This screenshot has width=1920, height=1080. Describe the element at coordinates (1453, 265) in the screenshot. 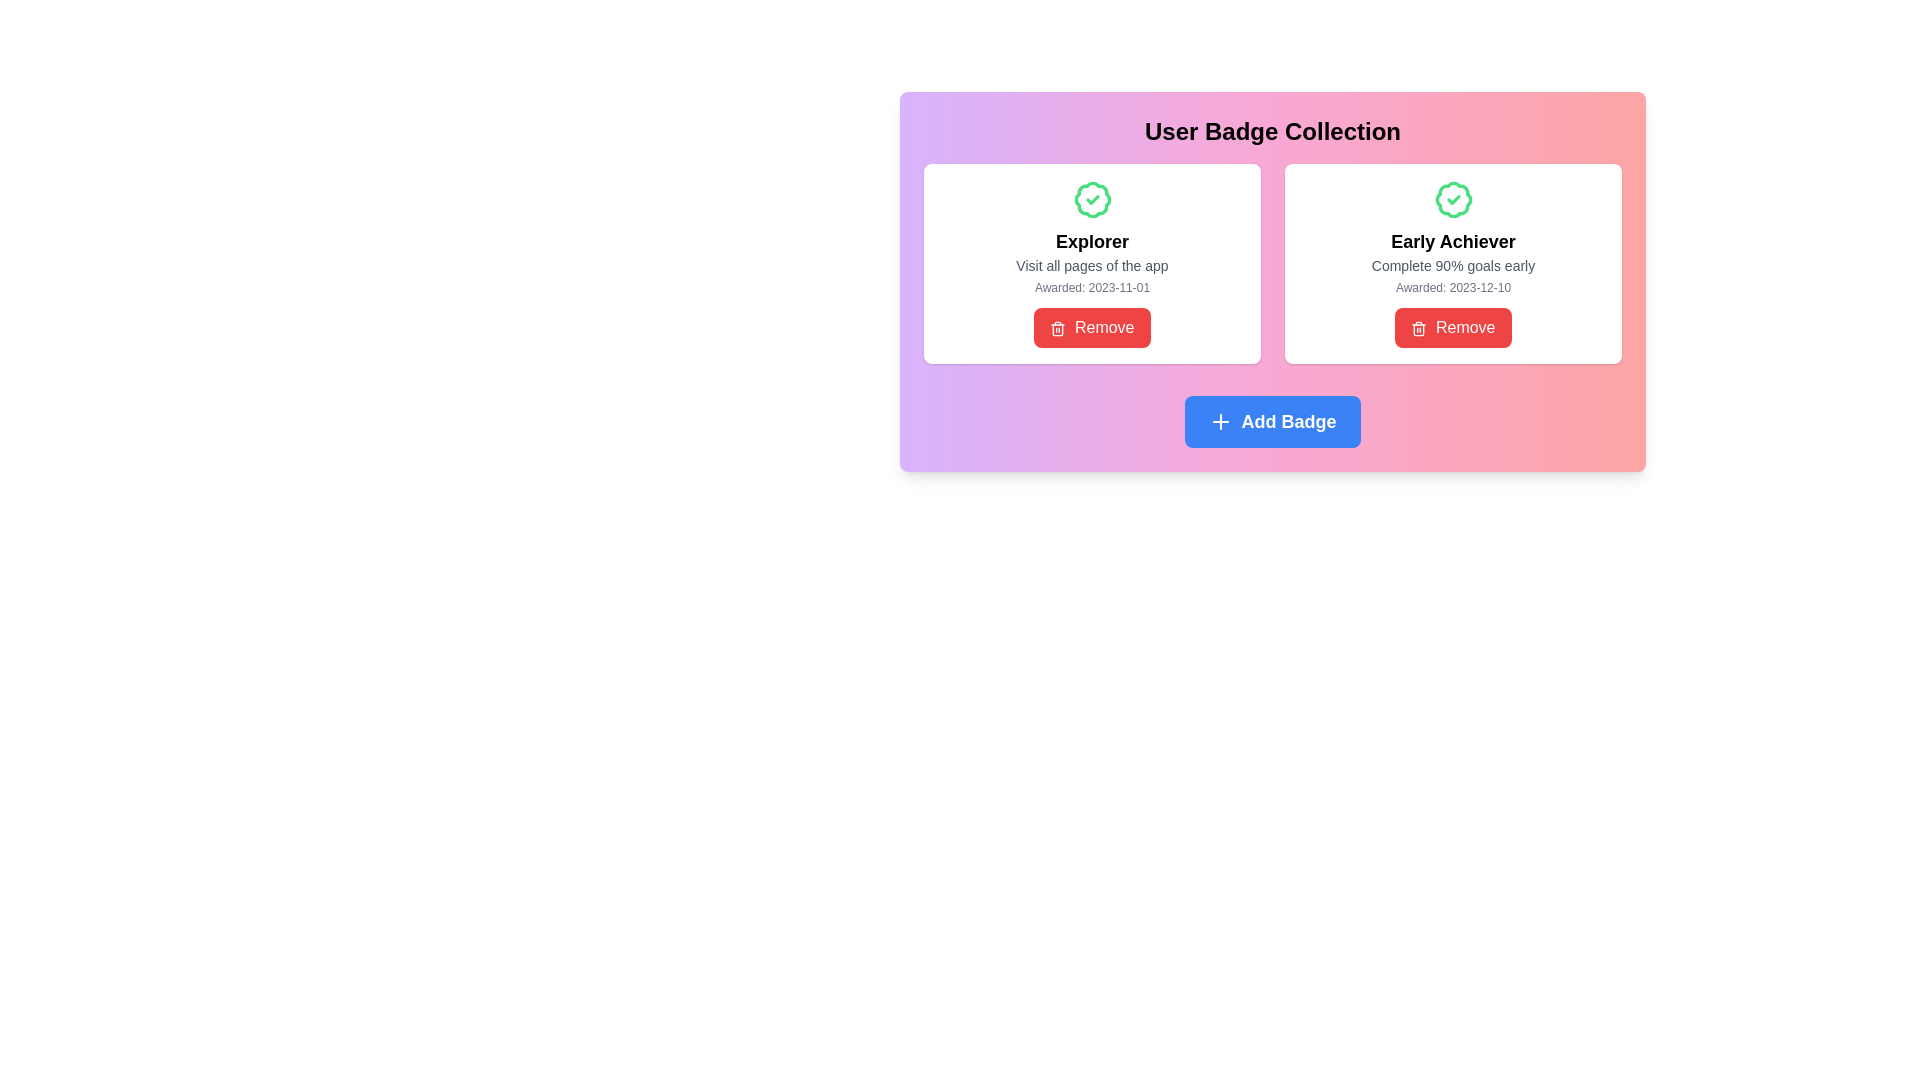

I see `the text element that states 'Complete 90% goals early', which is located beneath the 'Early Achiever' title and above the 'Remove' button in the 'User Badge Collection' section` at that location.